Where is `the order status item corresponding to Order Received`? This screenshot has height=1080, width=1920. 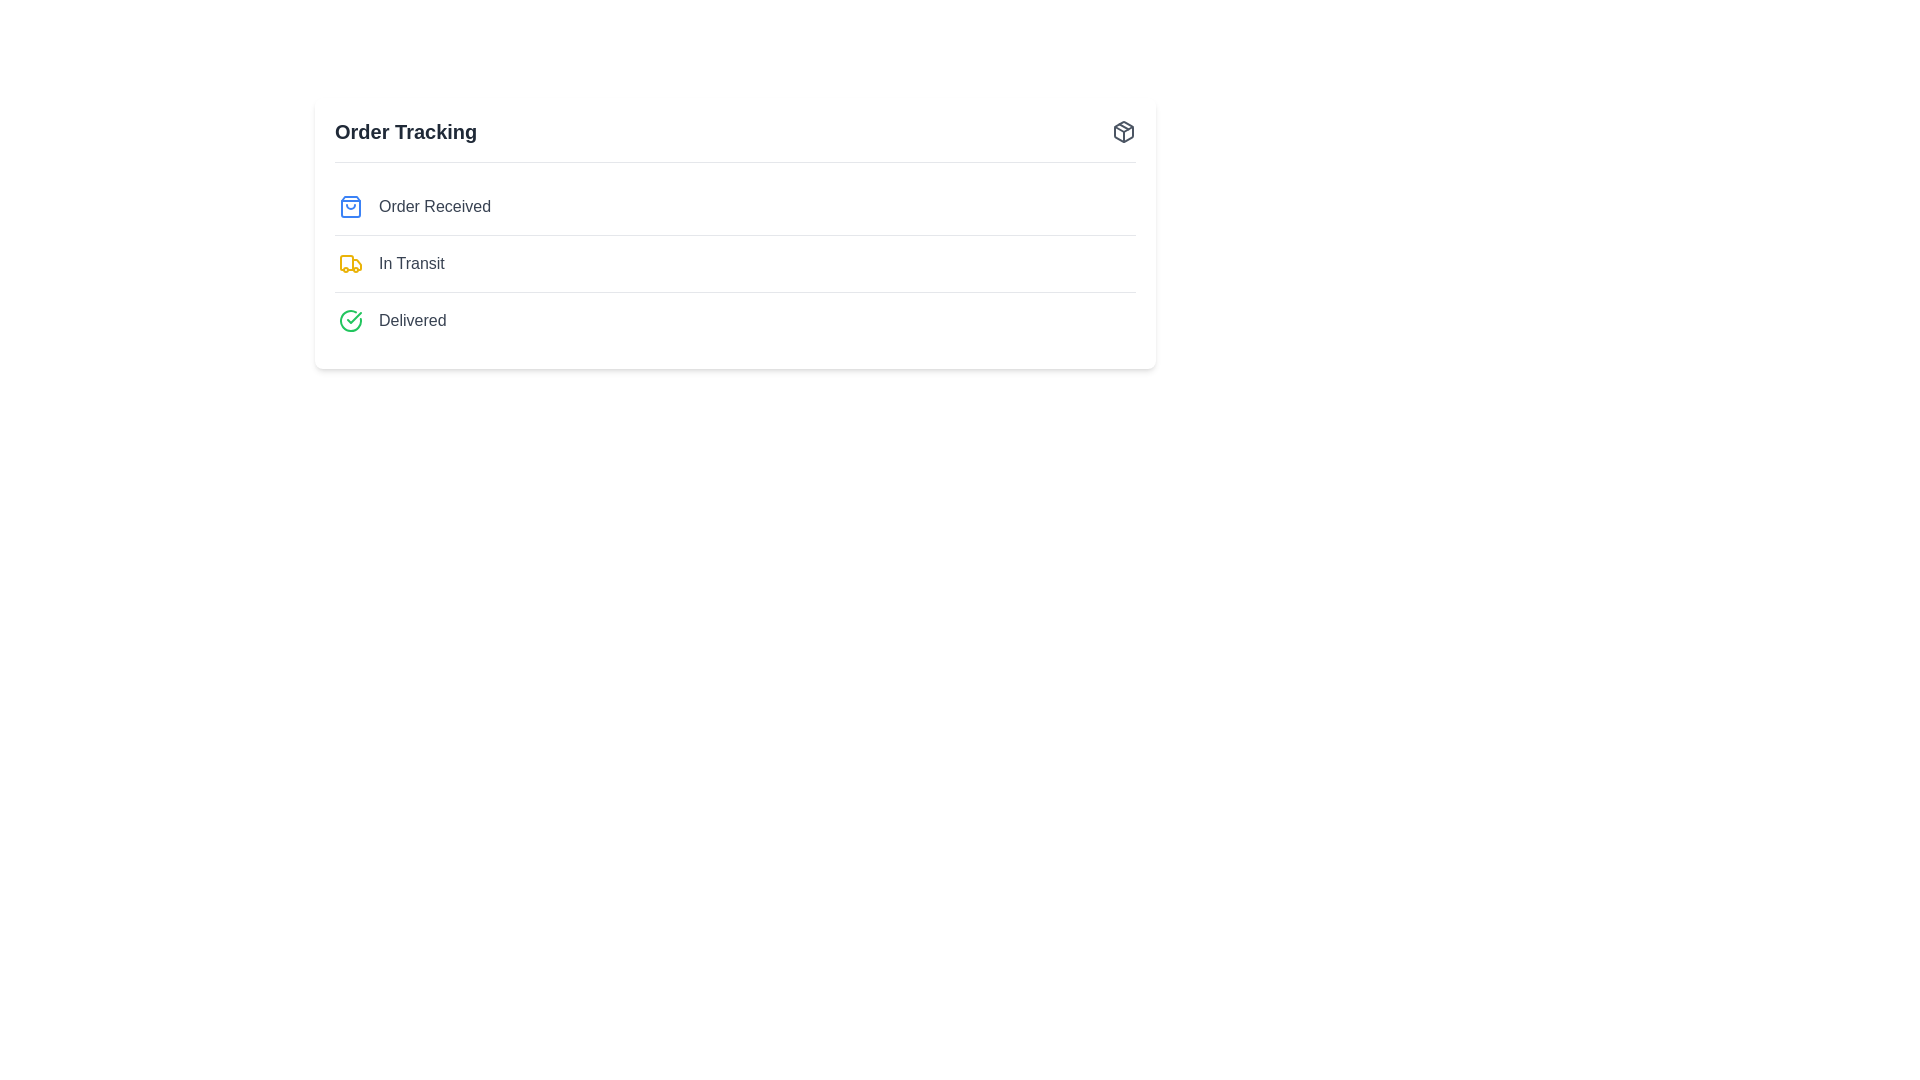 the order status item corresponding to Order Received is located at coordinates (434, 207).